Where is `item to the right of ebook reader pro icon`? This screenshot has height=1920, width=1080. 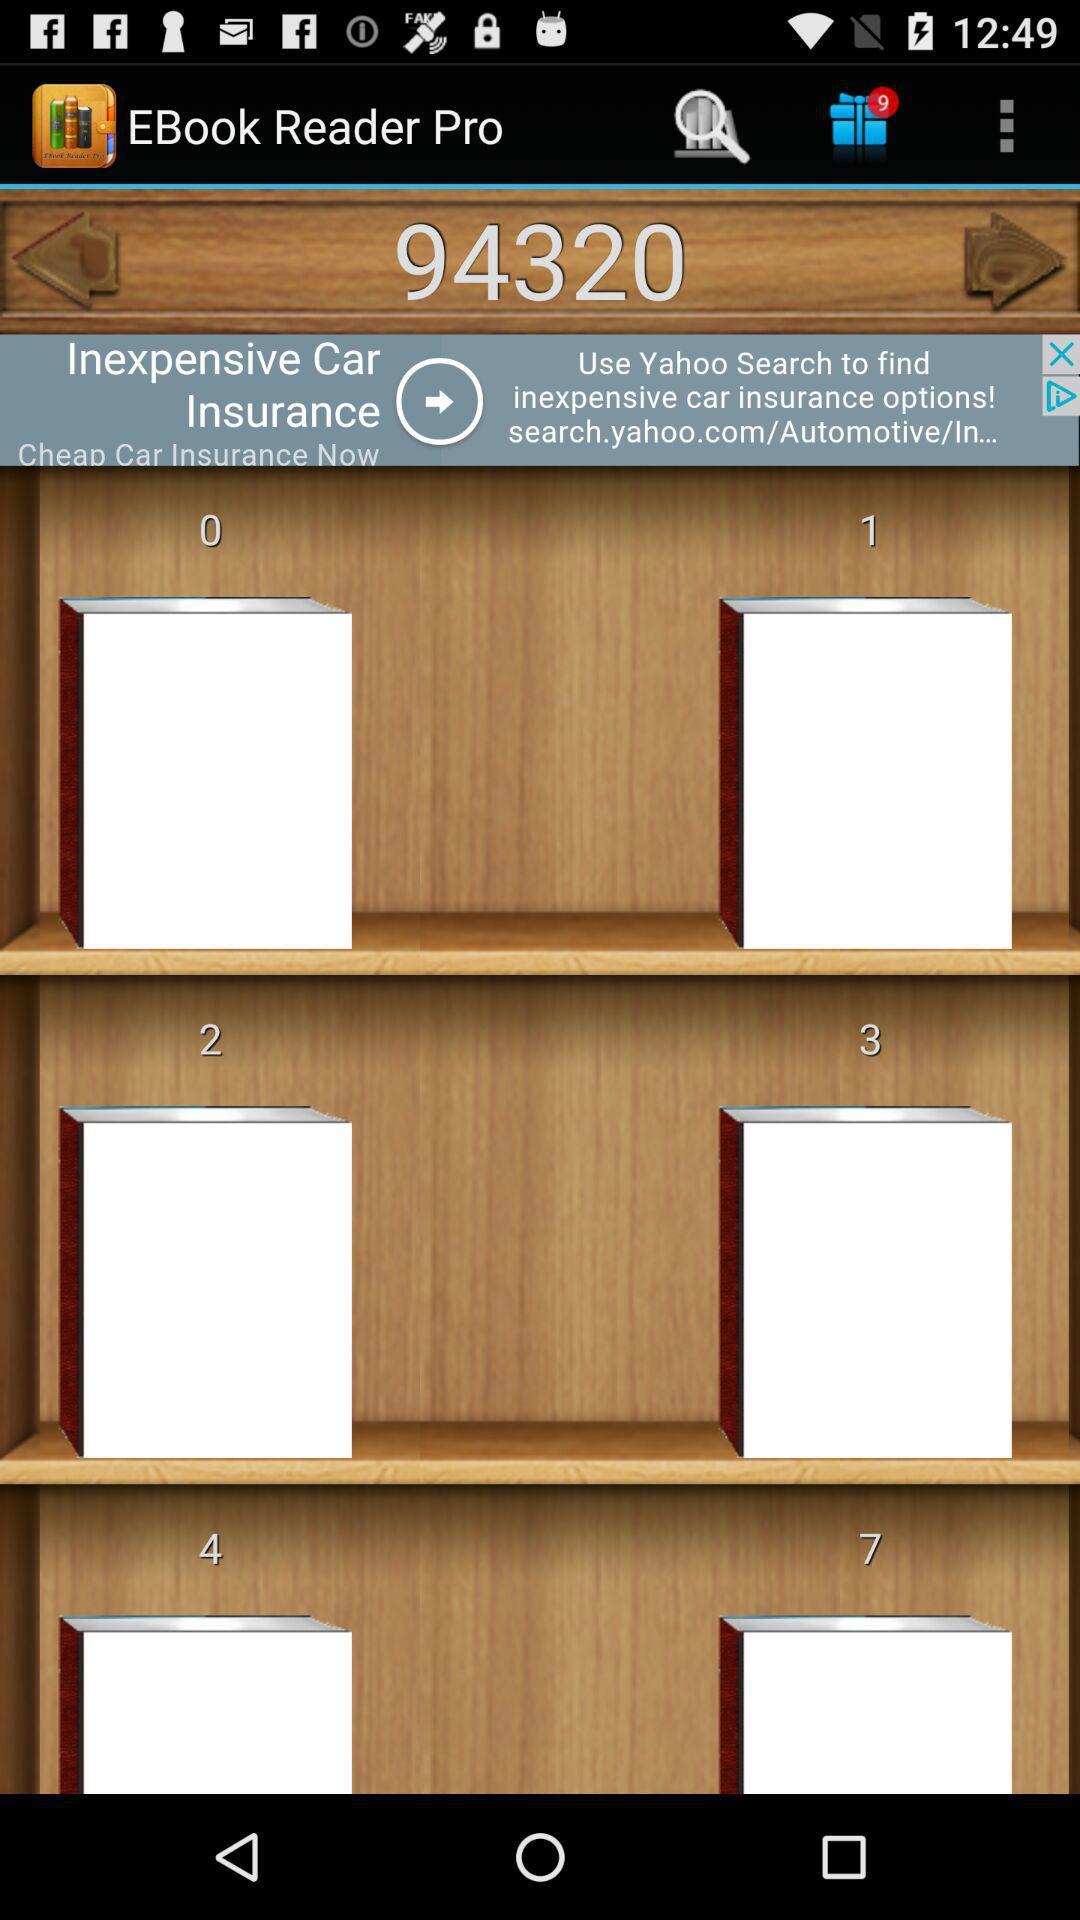 item to the right of ebook reader pro icon is located at coordinates (711, 124).